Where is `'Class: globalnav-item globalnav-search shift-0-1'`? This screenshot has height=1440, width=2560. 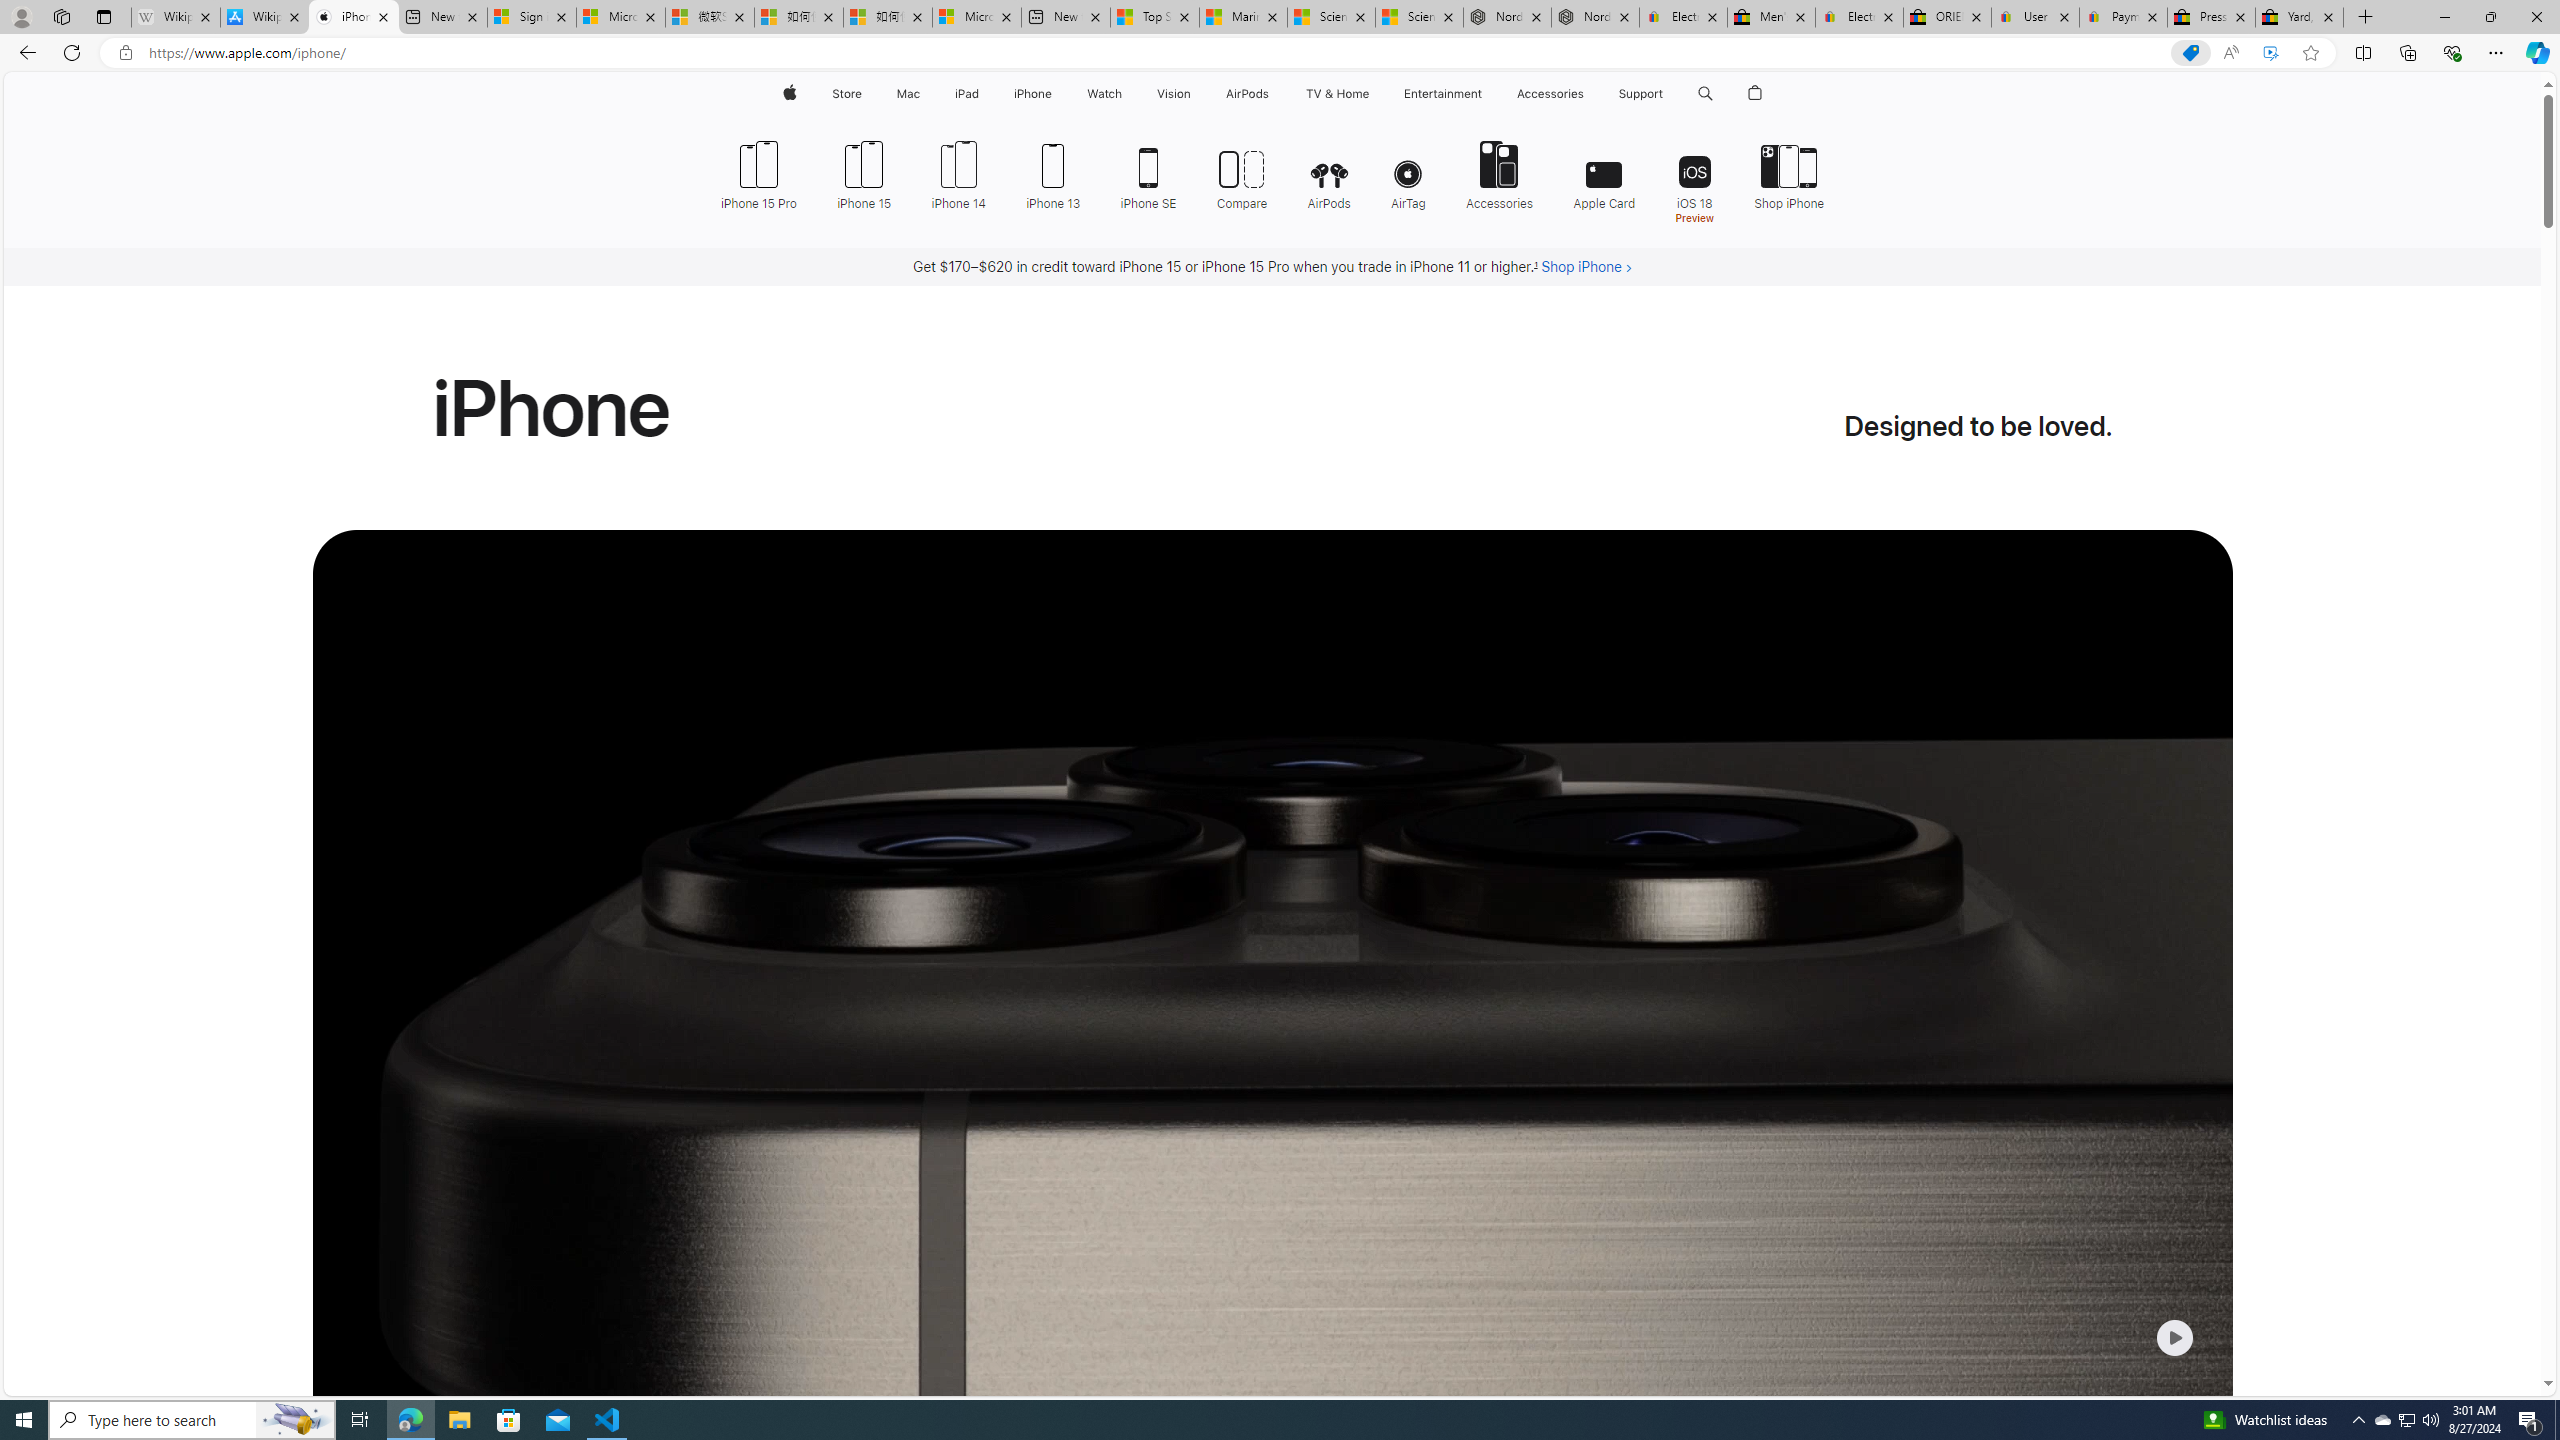 'Class: globalnav-item globalnav-search shift-0-1' is located at coordinates (1705, 93).